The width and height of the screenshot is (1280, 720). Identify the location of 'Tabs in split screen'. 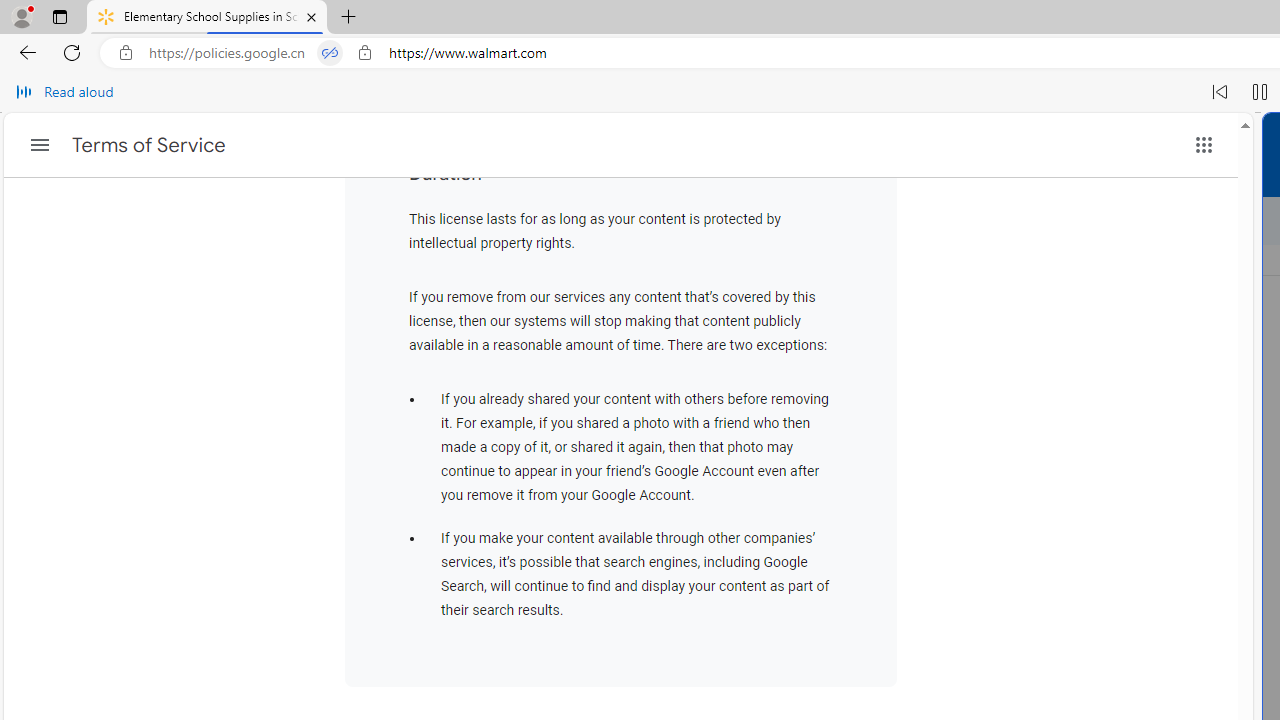
(330, 52).